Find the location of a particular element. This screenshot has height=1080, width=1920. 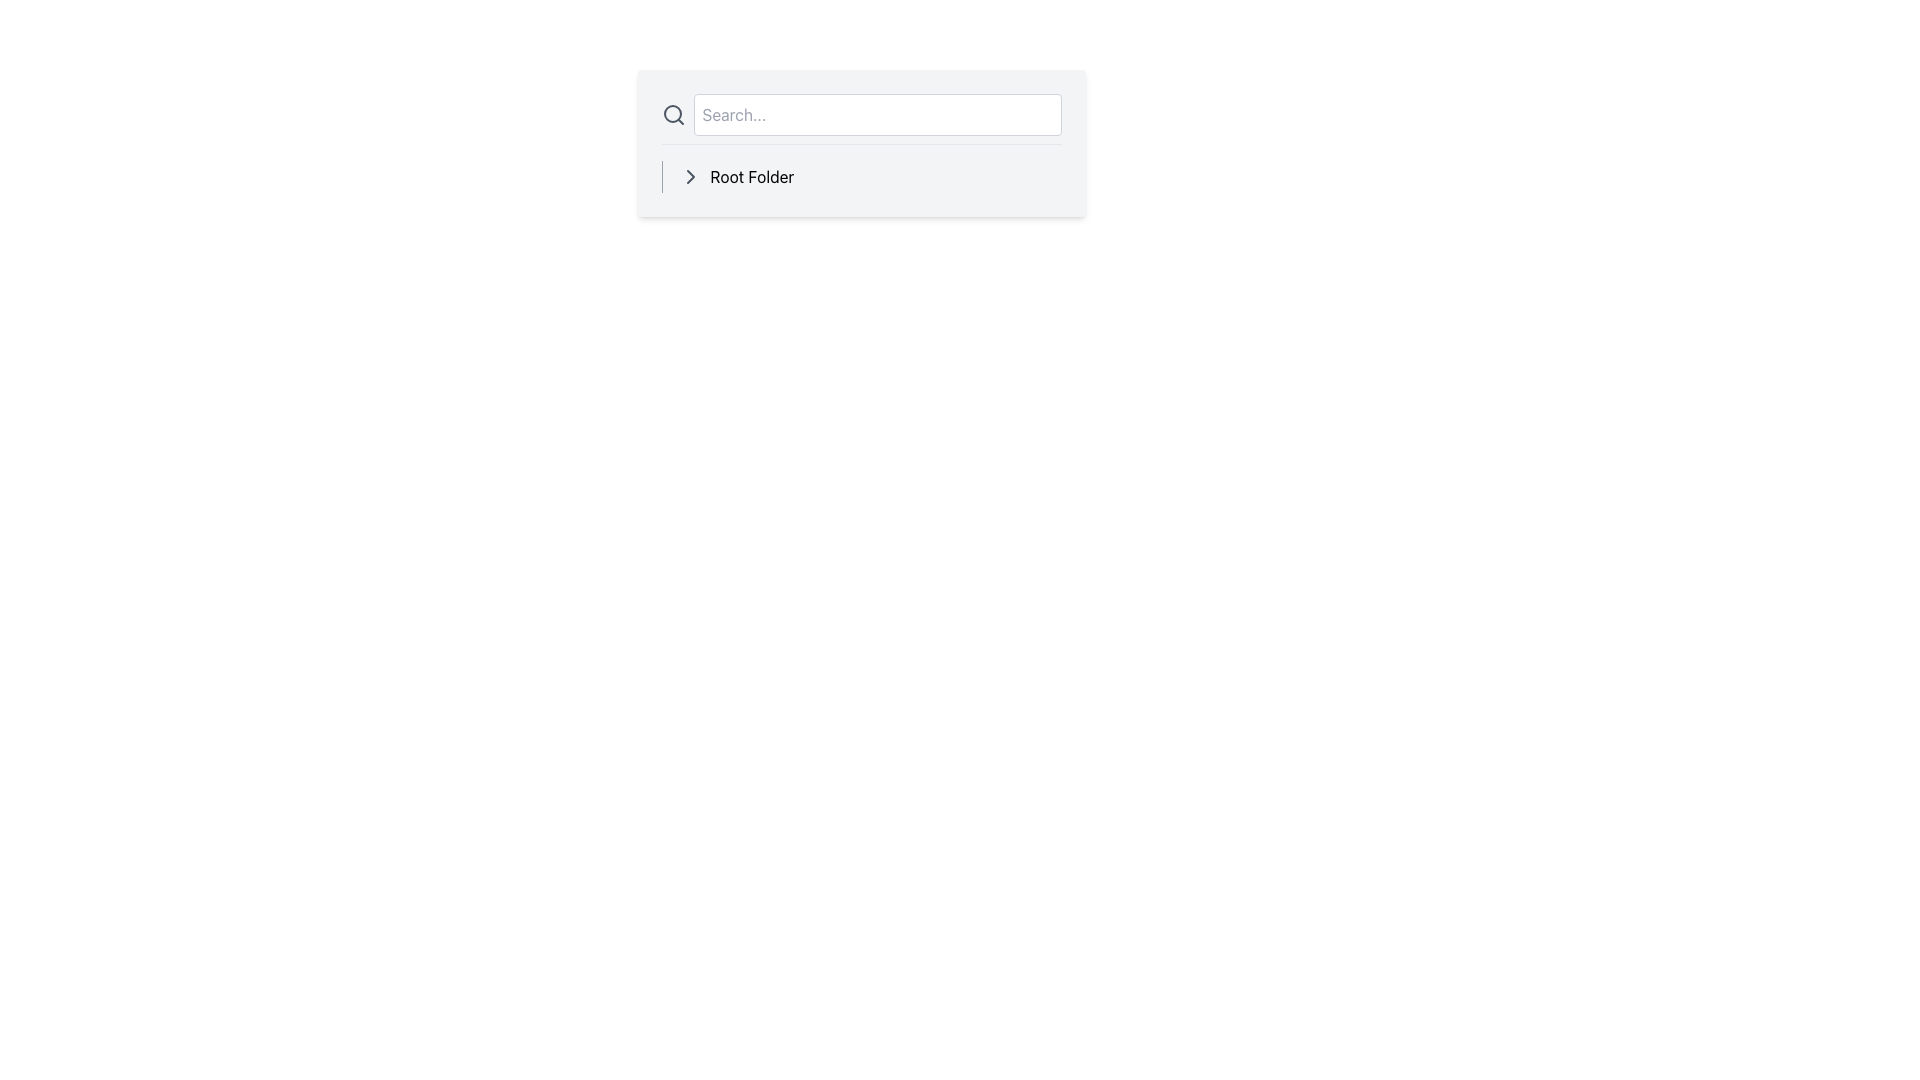

the chevron-shaped graphical indicator representing a rightward arrow, which is part of a navigation or menu component located to the right of the 'Root Folder' text label is located at coordinates (690, 176).